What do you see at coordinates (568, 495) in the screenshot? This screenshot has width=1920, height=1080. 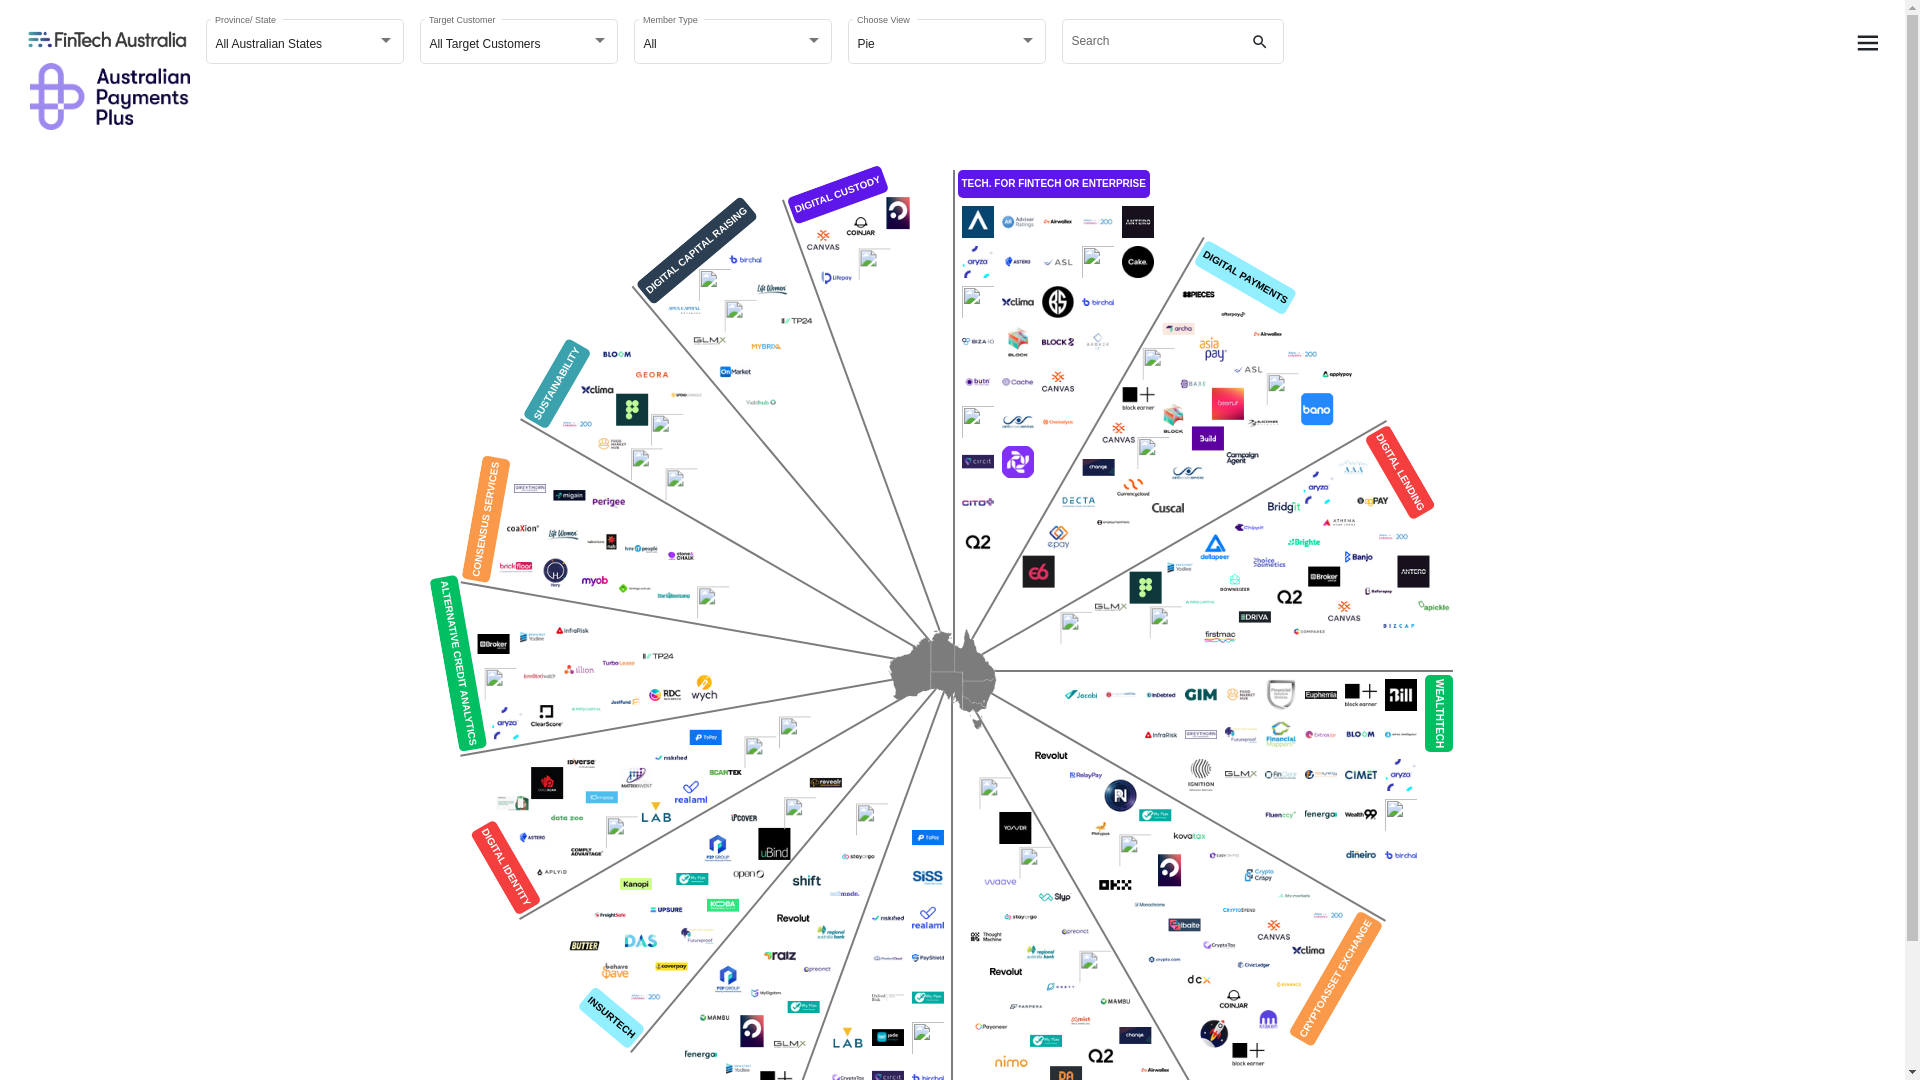 I see `'Migain'` at bounding box center [568, 495].